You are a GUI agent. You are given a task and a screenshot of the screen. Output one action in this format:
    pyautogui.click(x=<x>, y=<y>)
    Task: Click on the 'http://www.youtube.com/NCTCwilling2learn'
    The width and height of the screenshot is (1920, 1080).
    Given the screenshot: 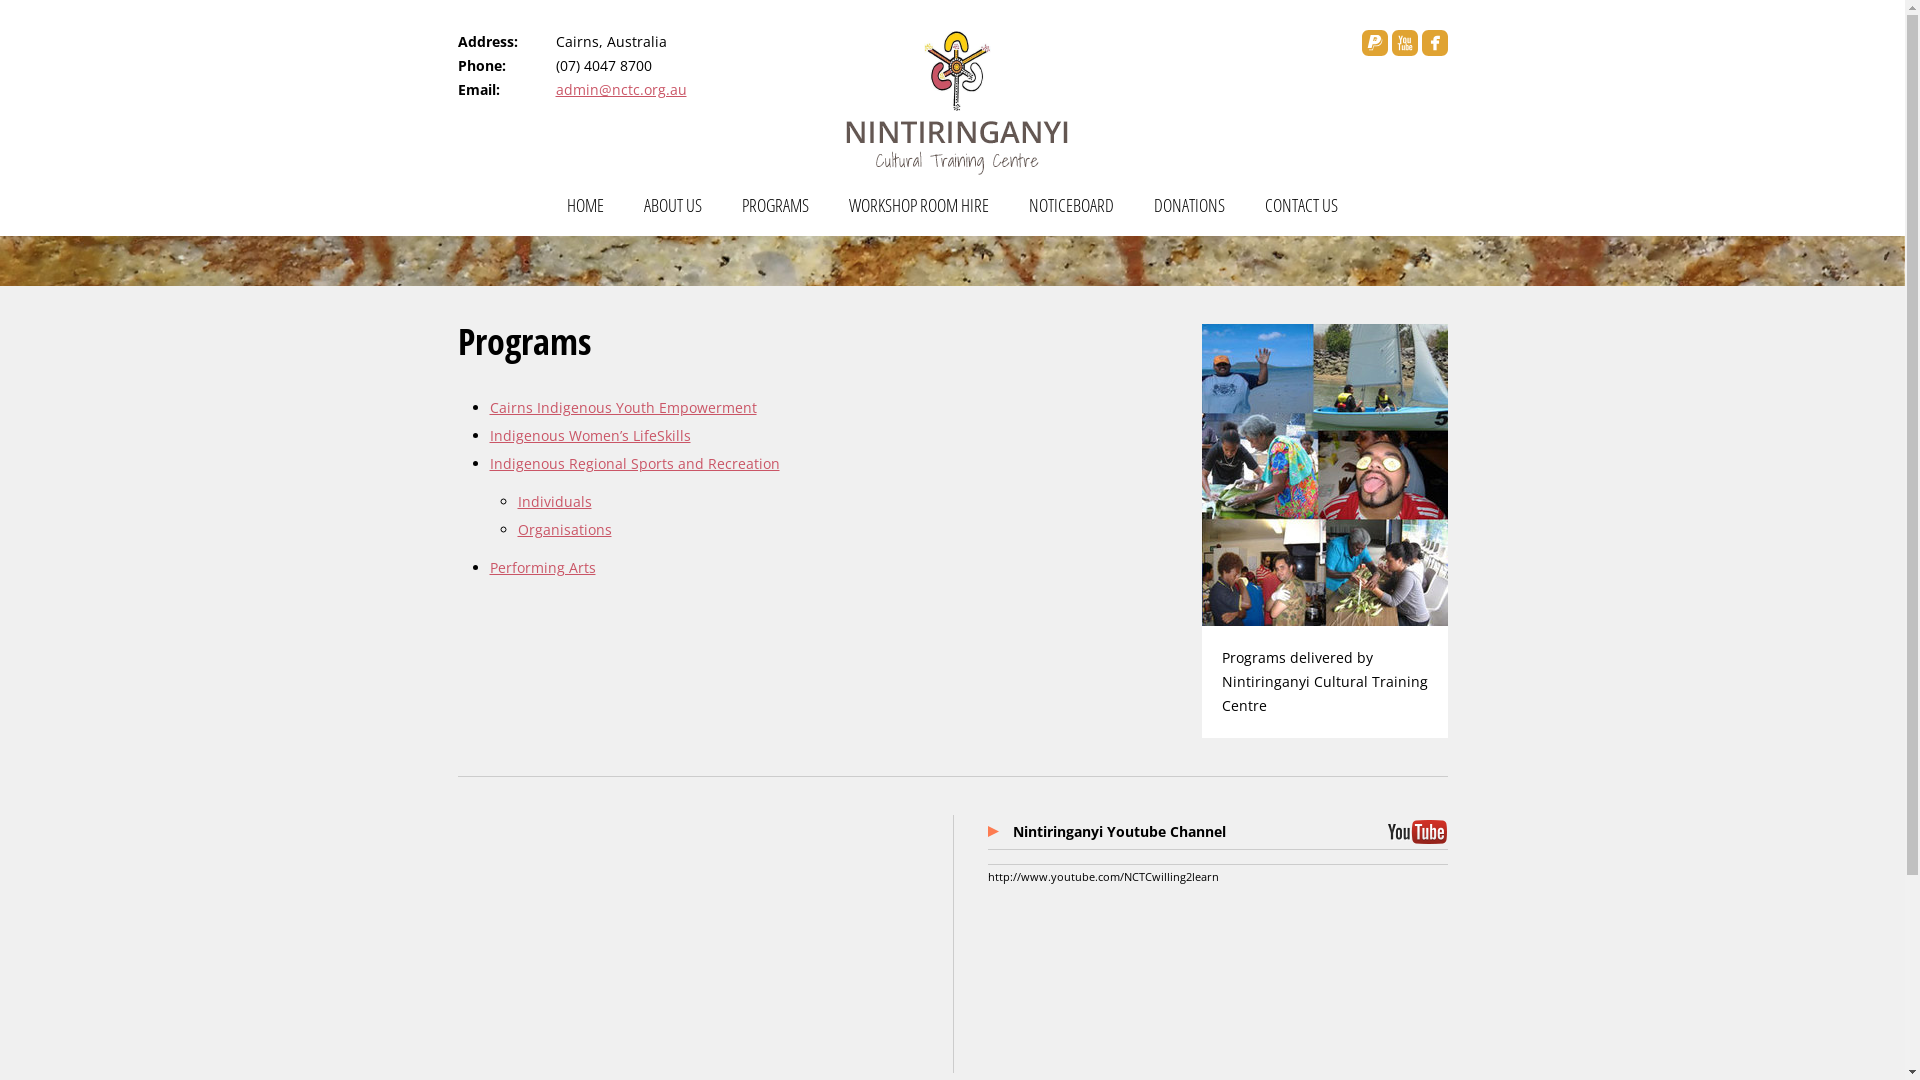 What is the action you would take?
    pyautogui.click(x=1102, y=875)
    